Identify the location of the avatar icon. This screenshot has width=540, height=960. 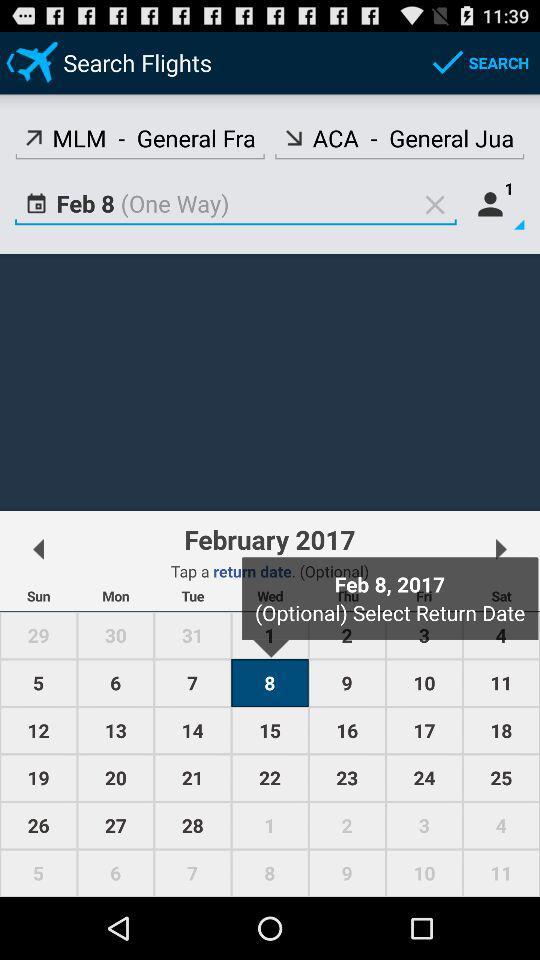
(494, 218).